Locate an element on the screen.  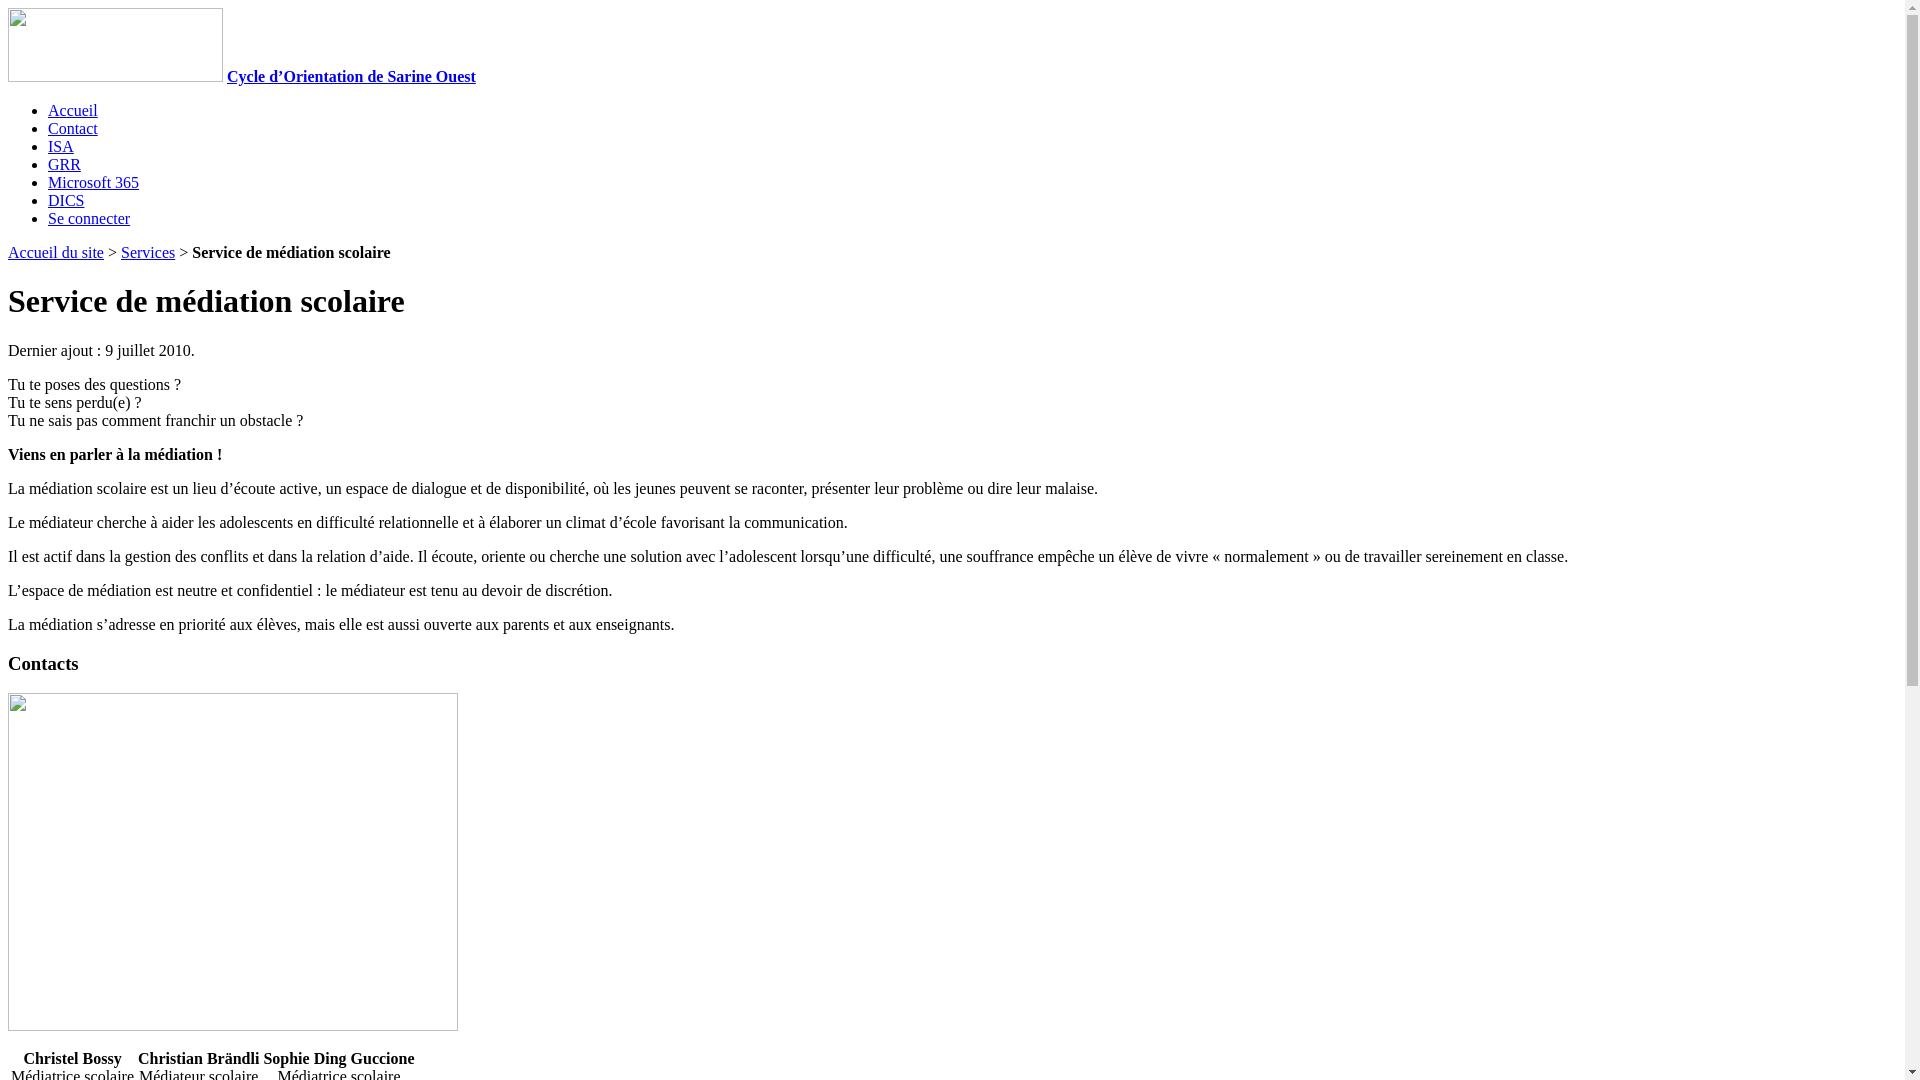
'DICS' is located at coordinates (48, 200).